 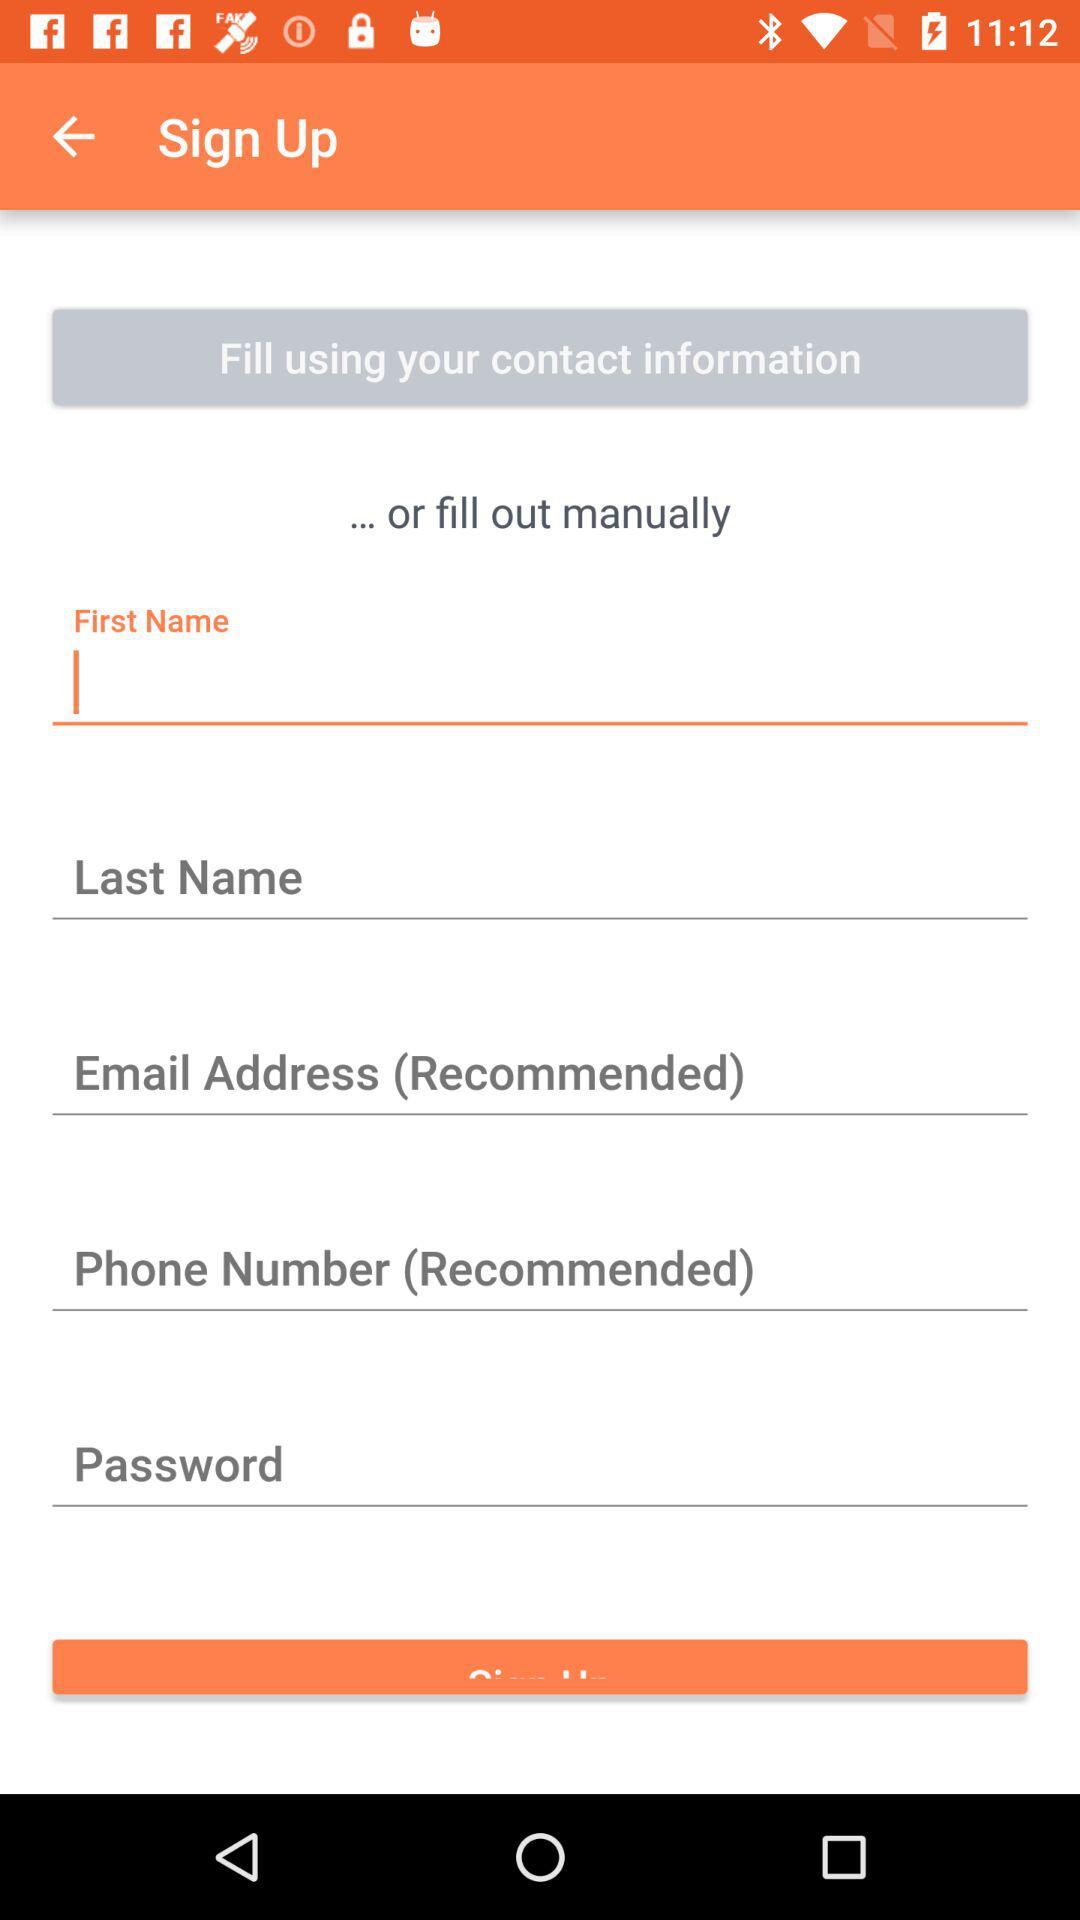 What do you see at coordinates (540, 356) in the screenshot?
I see `fill using your icon` at bounding box center [540, 356].